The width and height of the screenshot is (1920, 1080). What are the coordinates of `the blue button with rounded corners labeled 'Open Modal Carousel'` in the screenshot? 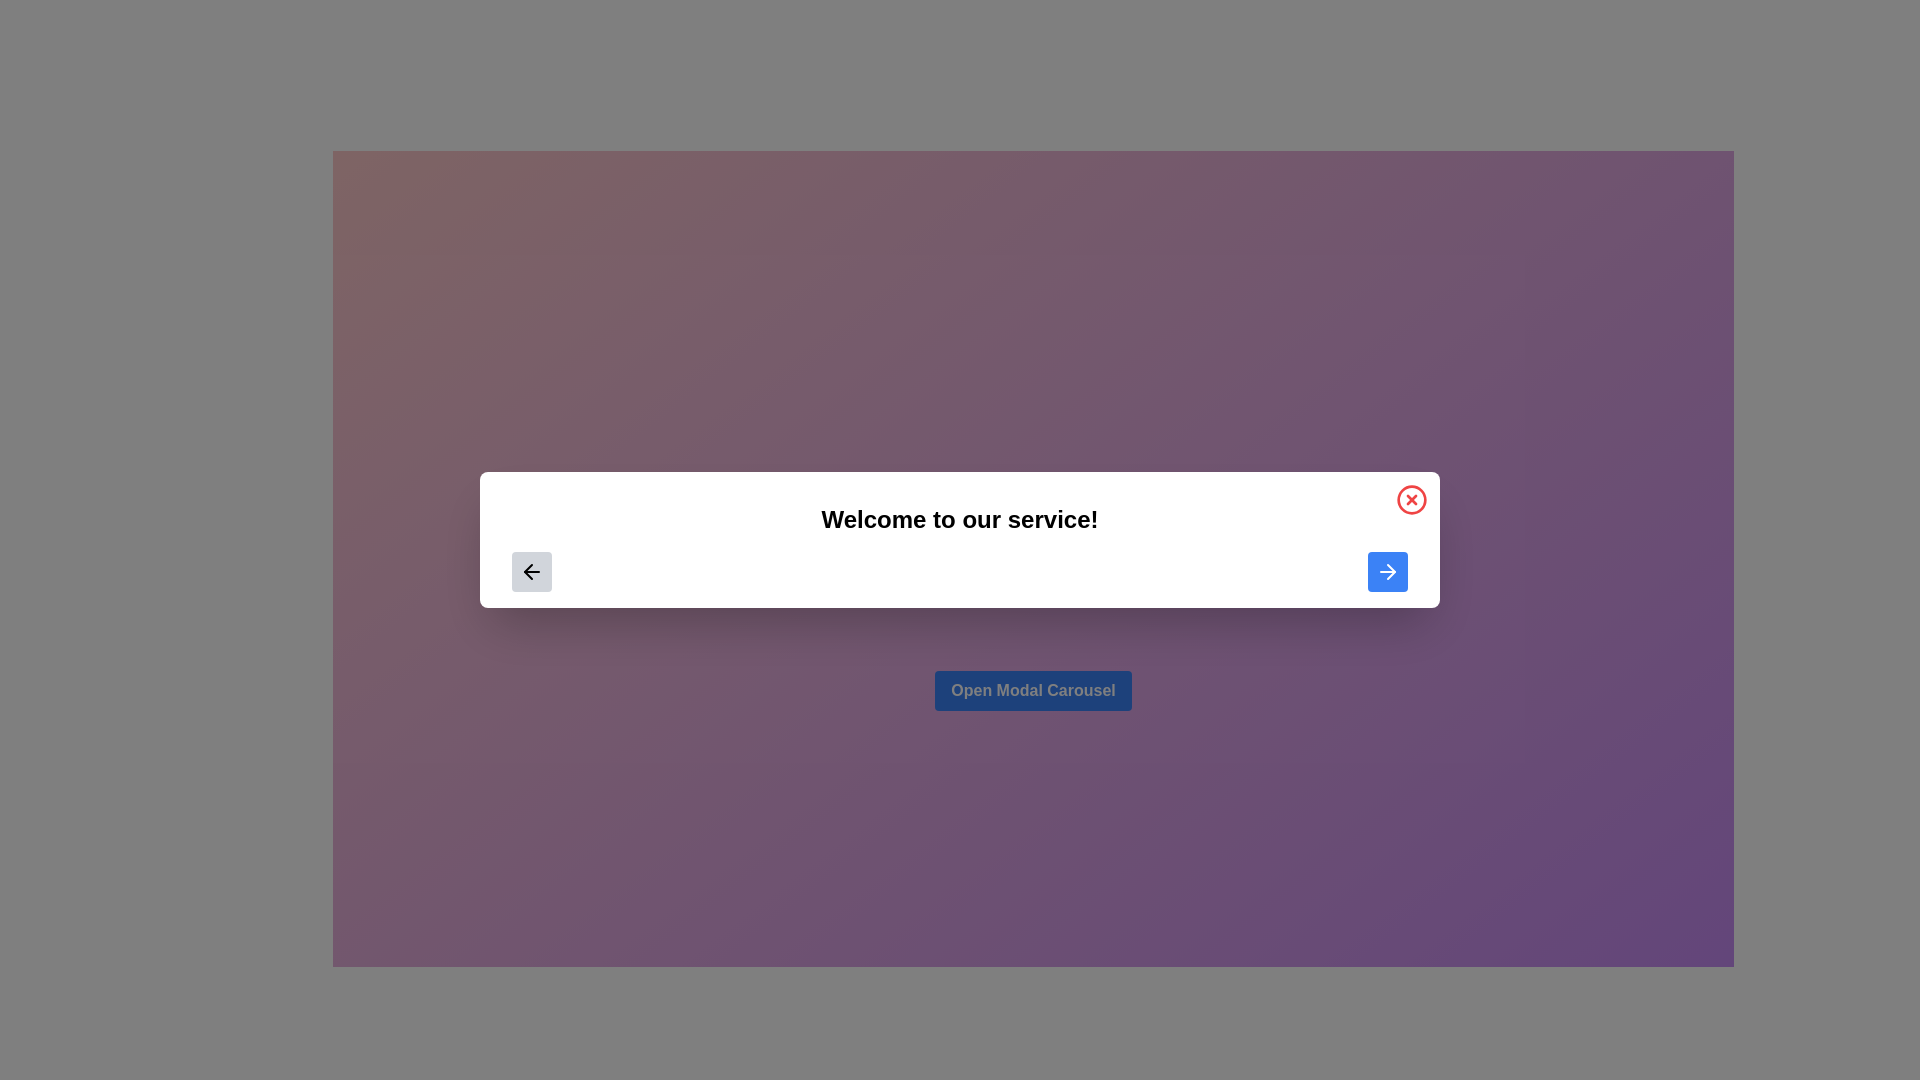 It's located at (1033, 689).